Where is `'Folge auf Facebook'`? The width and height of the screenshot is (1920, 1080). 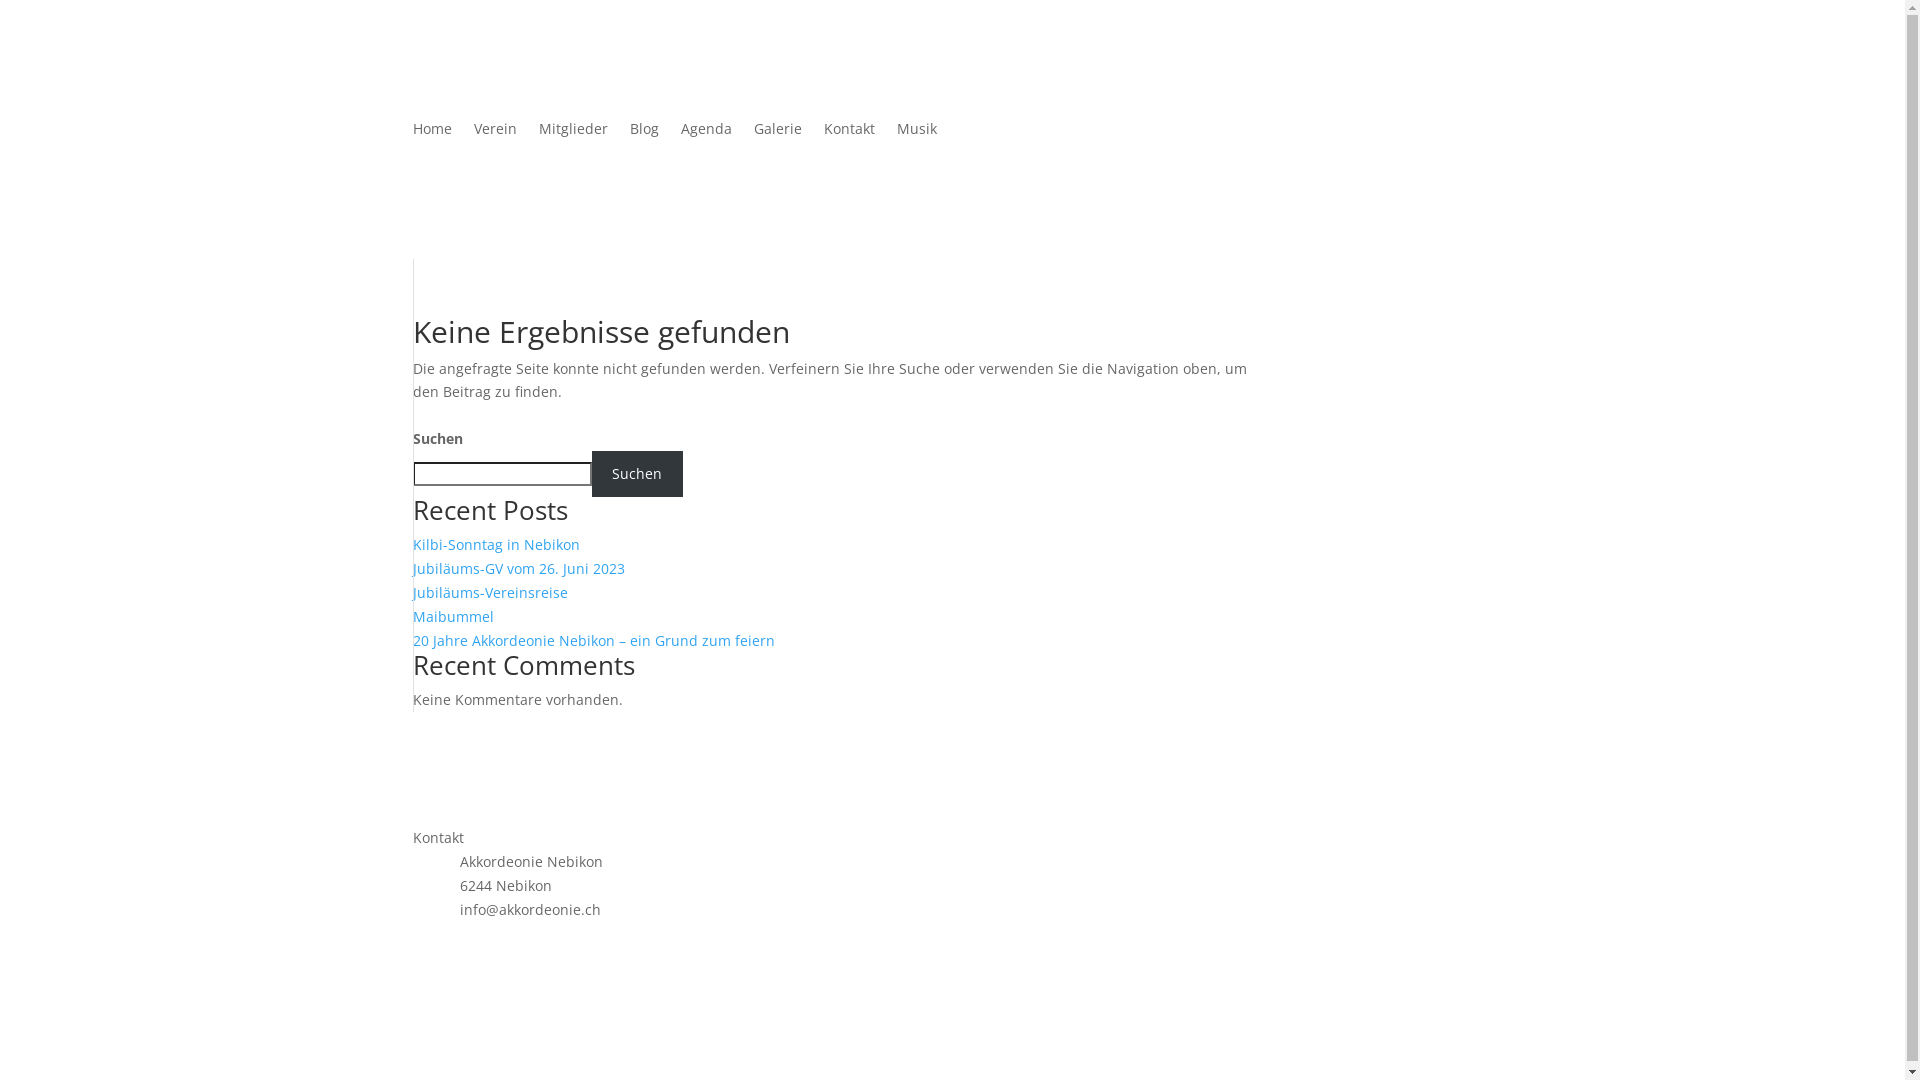
'Folge auf Facebook' is located at coordinates (426, 945).